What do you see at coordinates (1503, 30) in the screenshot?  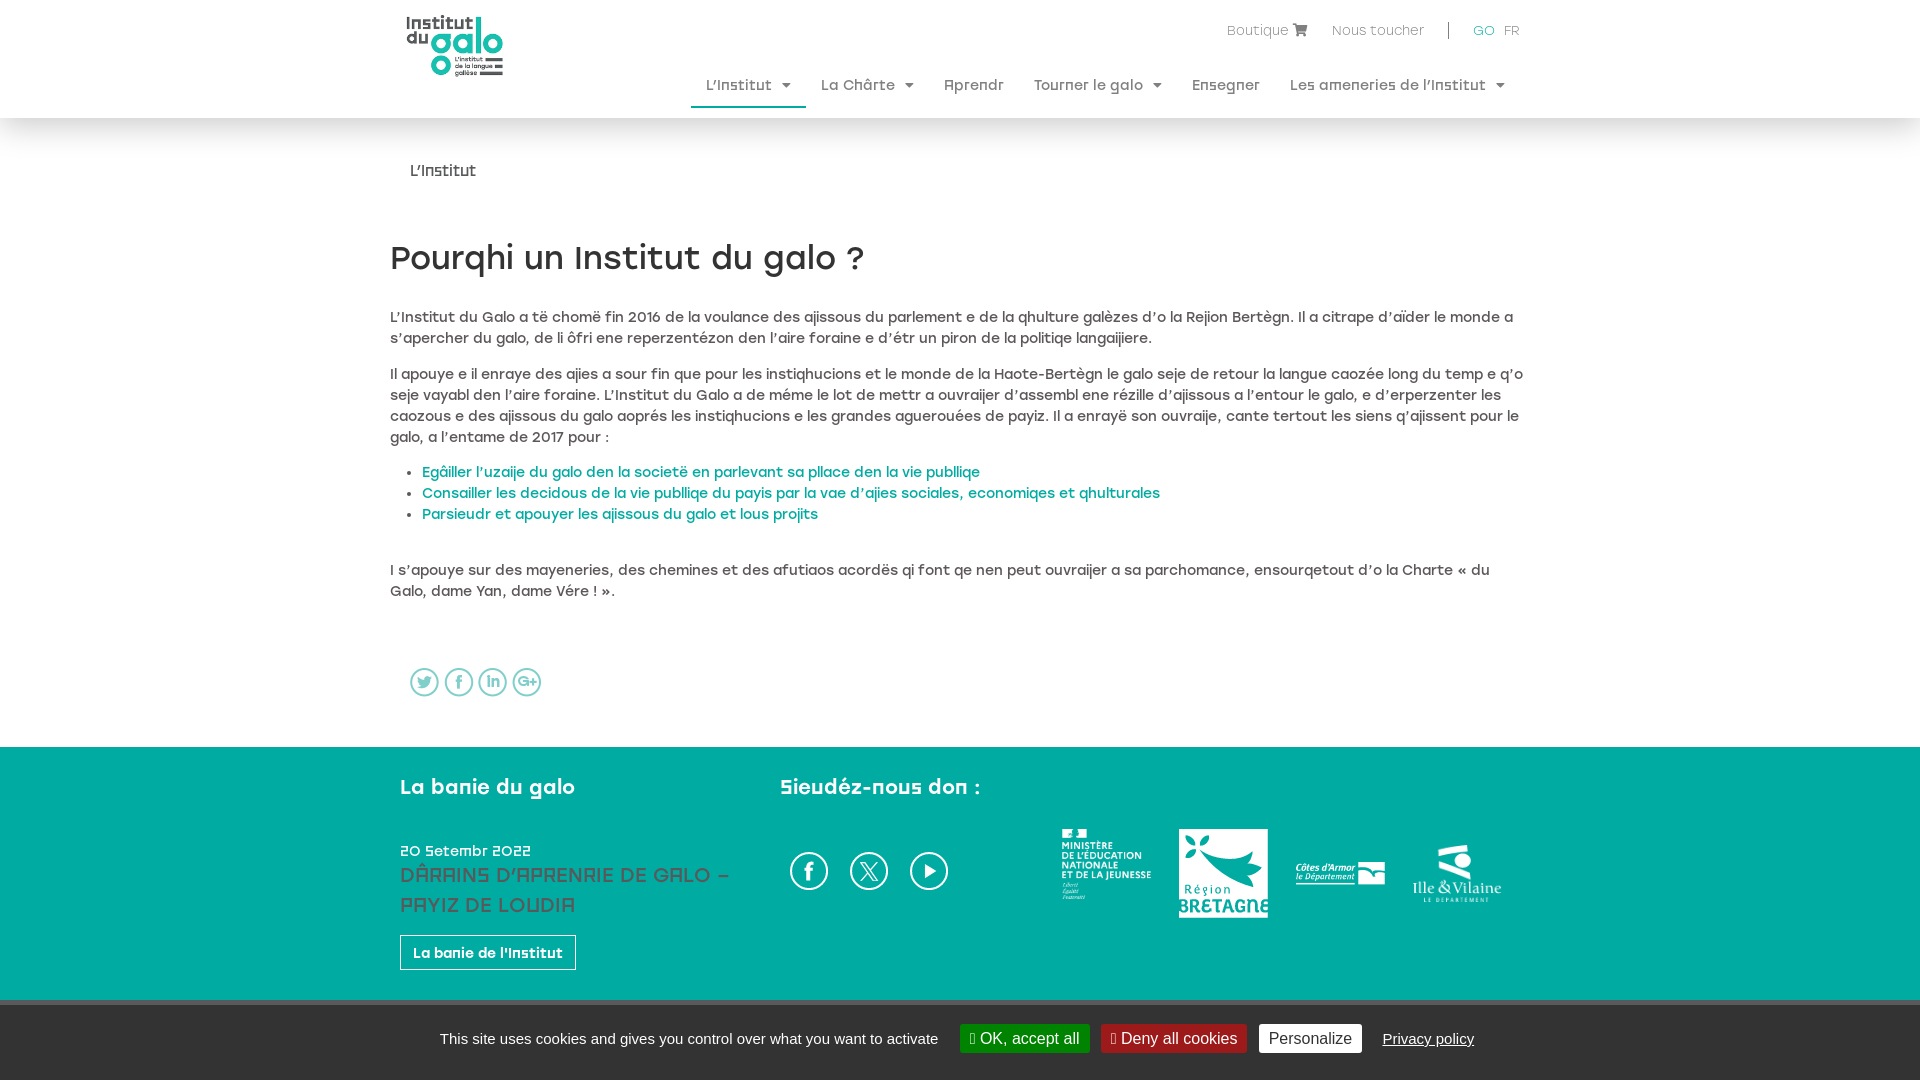 I see `'FR'` at bounding box center [1503, 30].